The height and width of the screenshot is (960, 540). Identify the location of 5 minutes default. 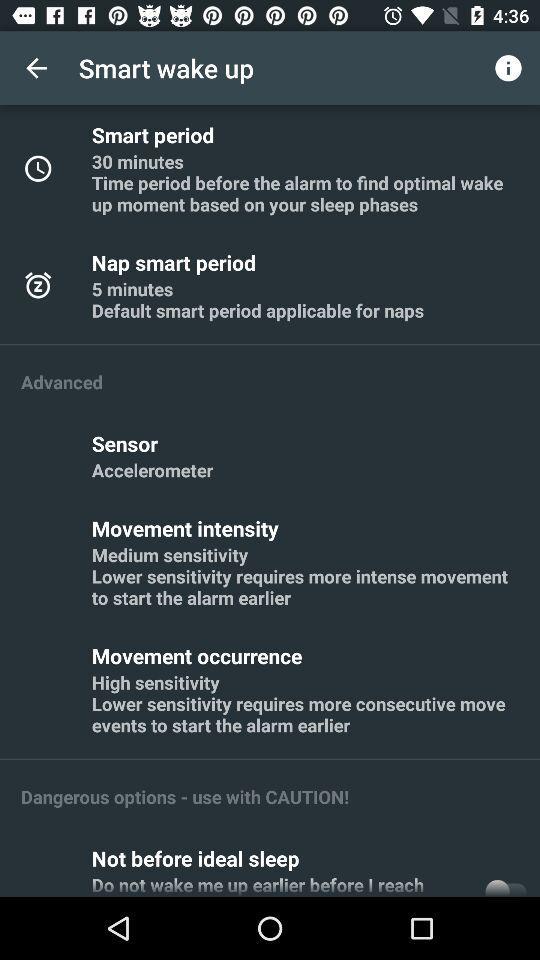
(258, 298).